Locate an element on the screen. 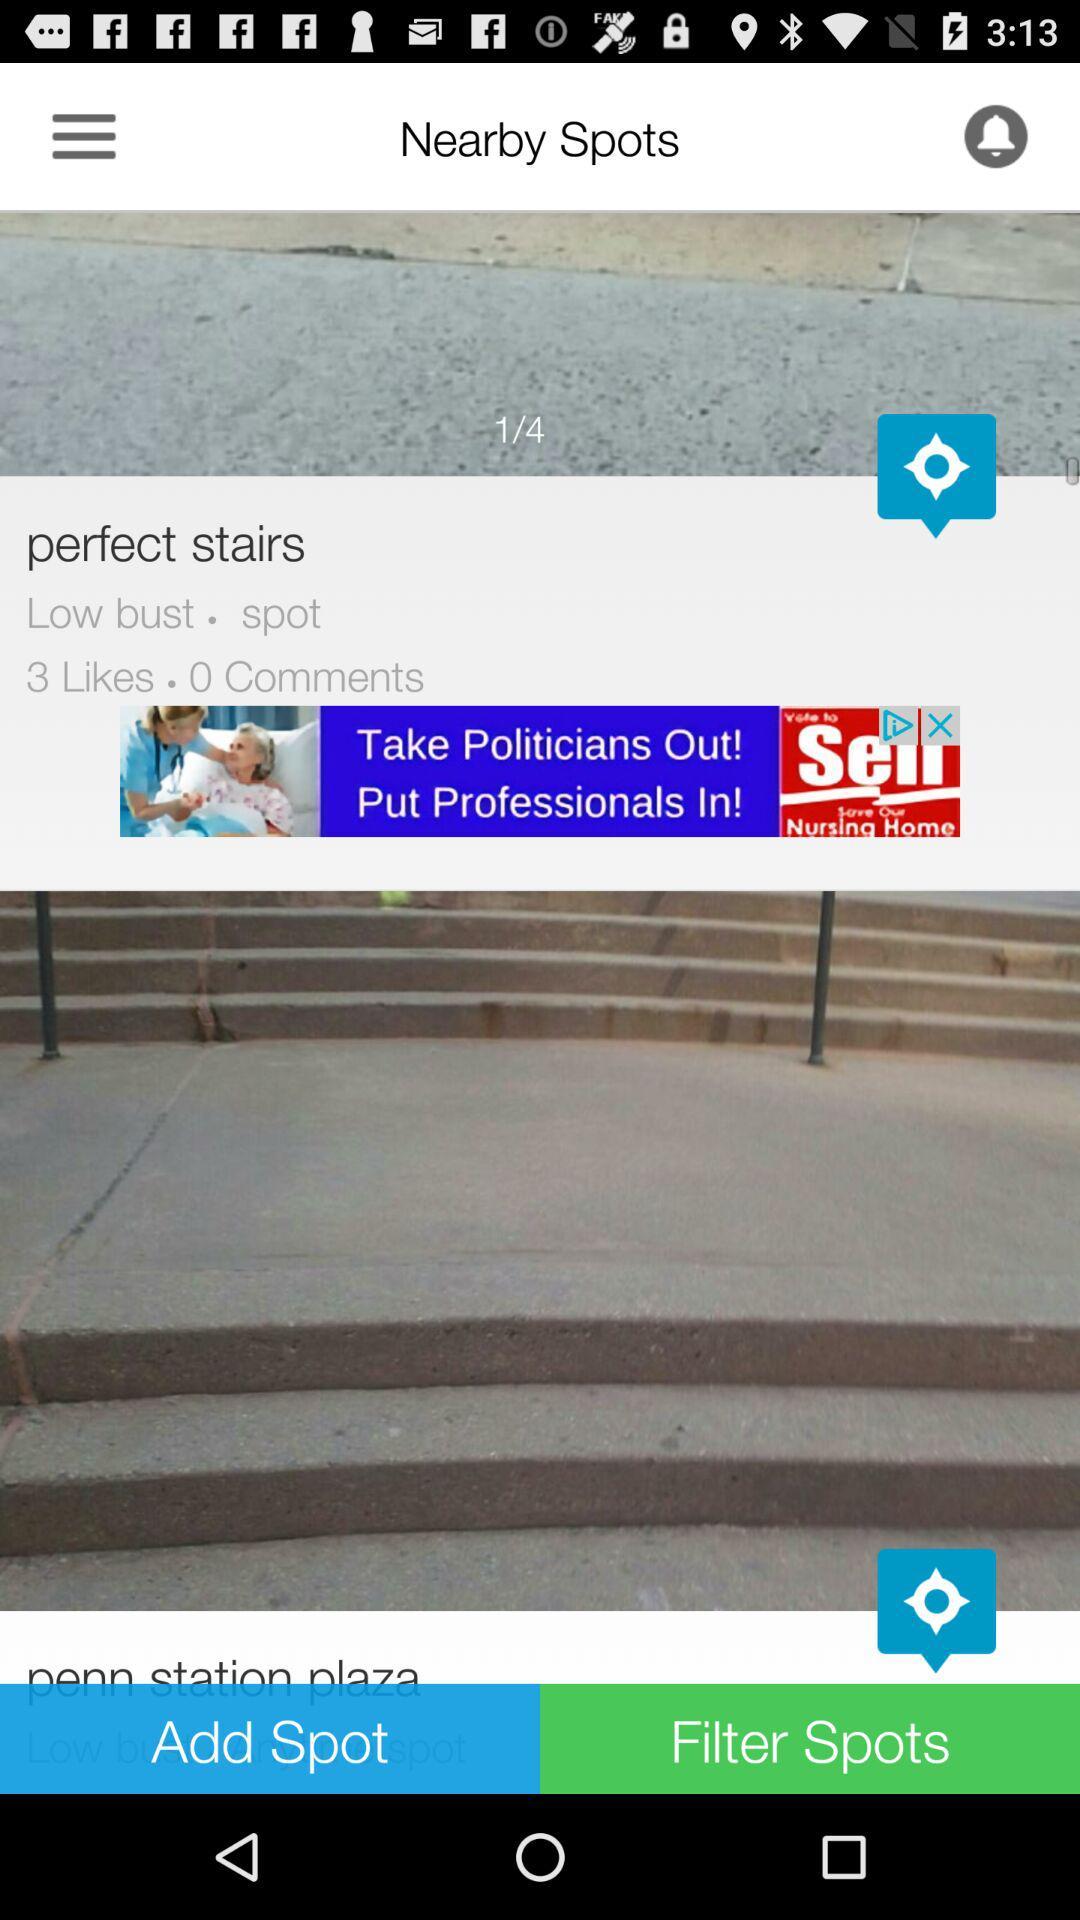 This screenshot has width=1080, height=1920. box the image area is located at coordinates (540, 343).